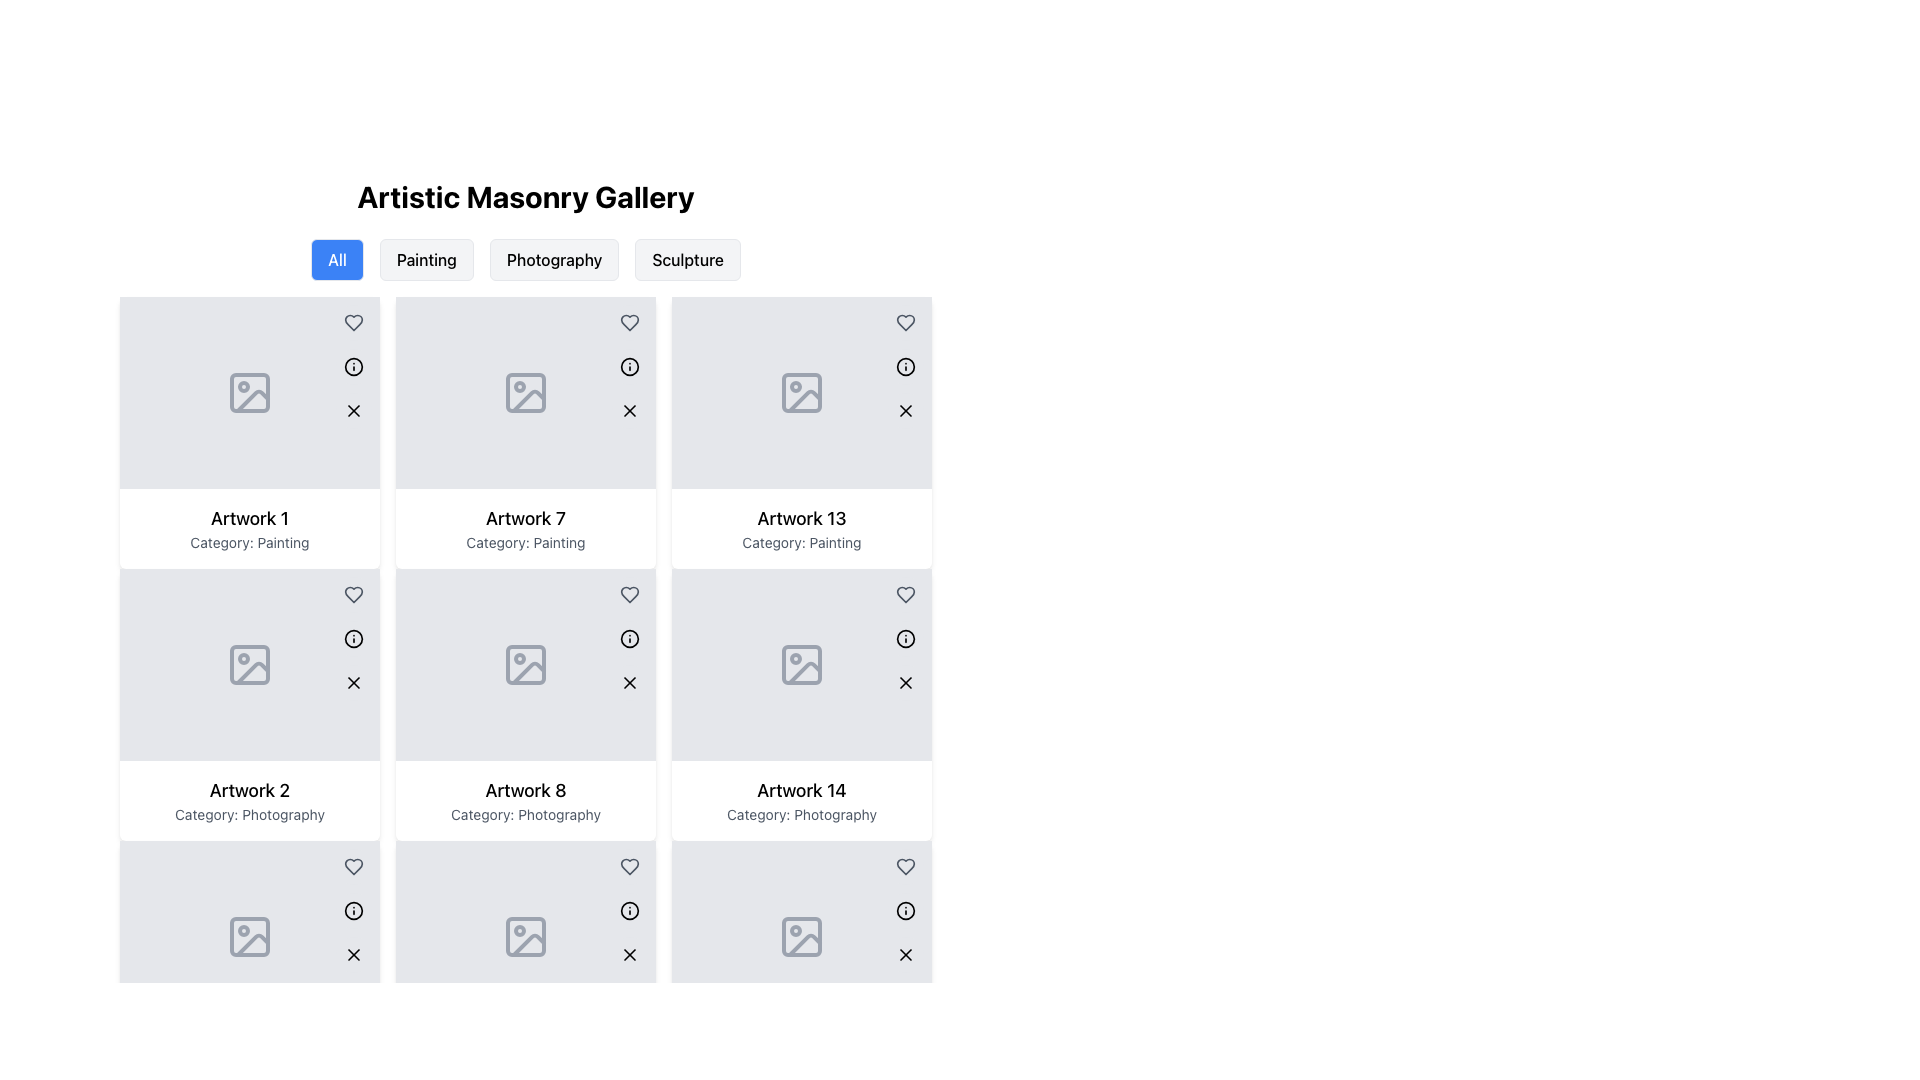 The image size is (1920, 1080). What do you see at coordinates (248, 937) in the screenshot?
I see `the graphical element embedded within the picture icon of the last item in the leftmost column of the gallery, located beneath 'Artwork 2' and 'Category: Photography'` at bounding box center [248, 937].